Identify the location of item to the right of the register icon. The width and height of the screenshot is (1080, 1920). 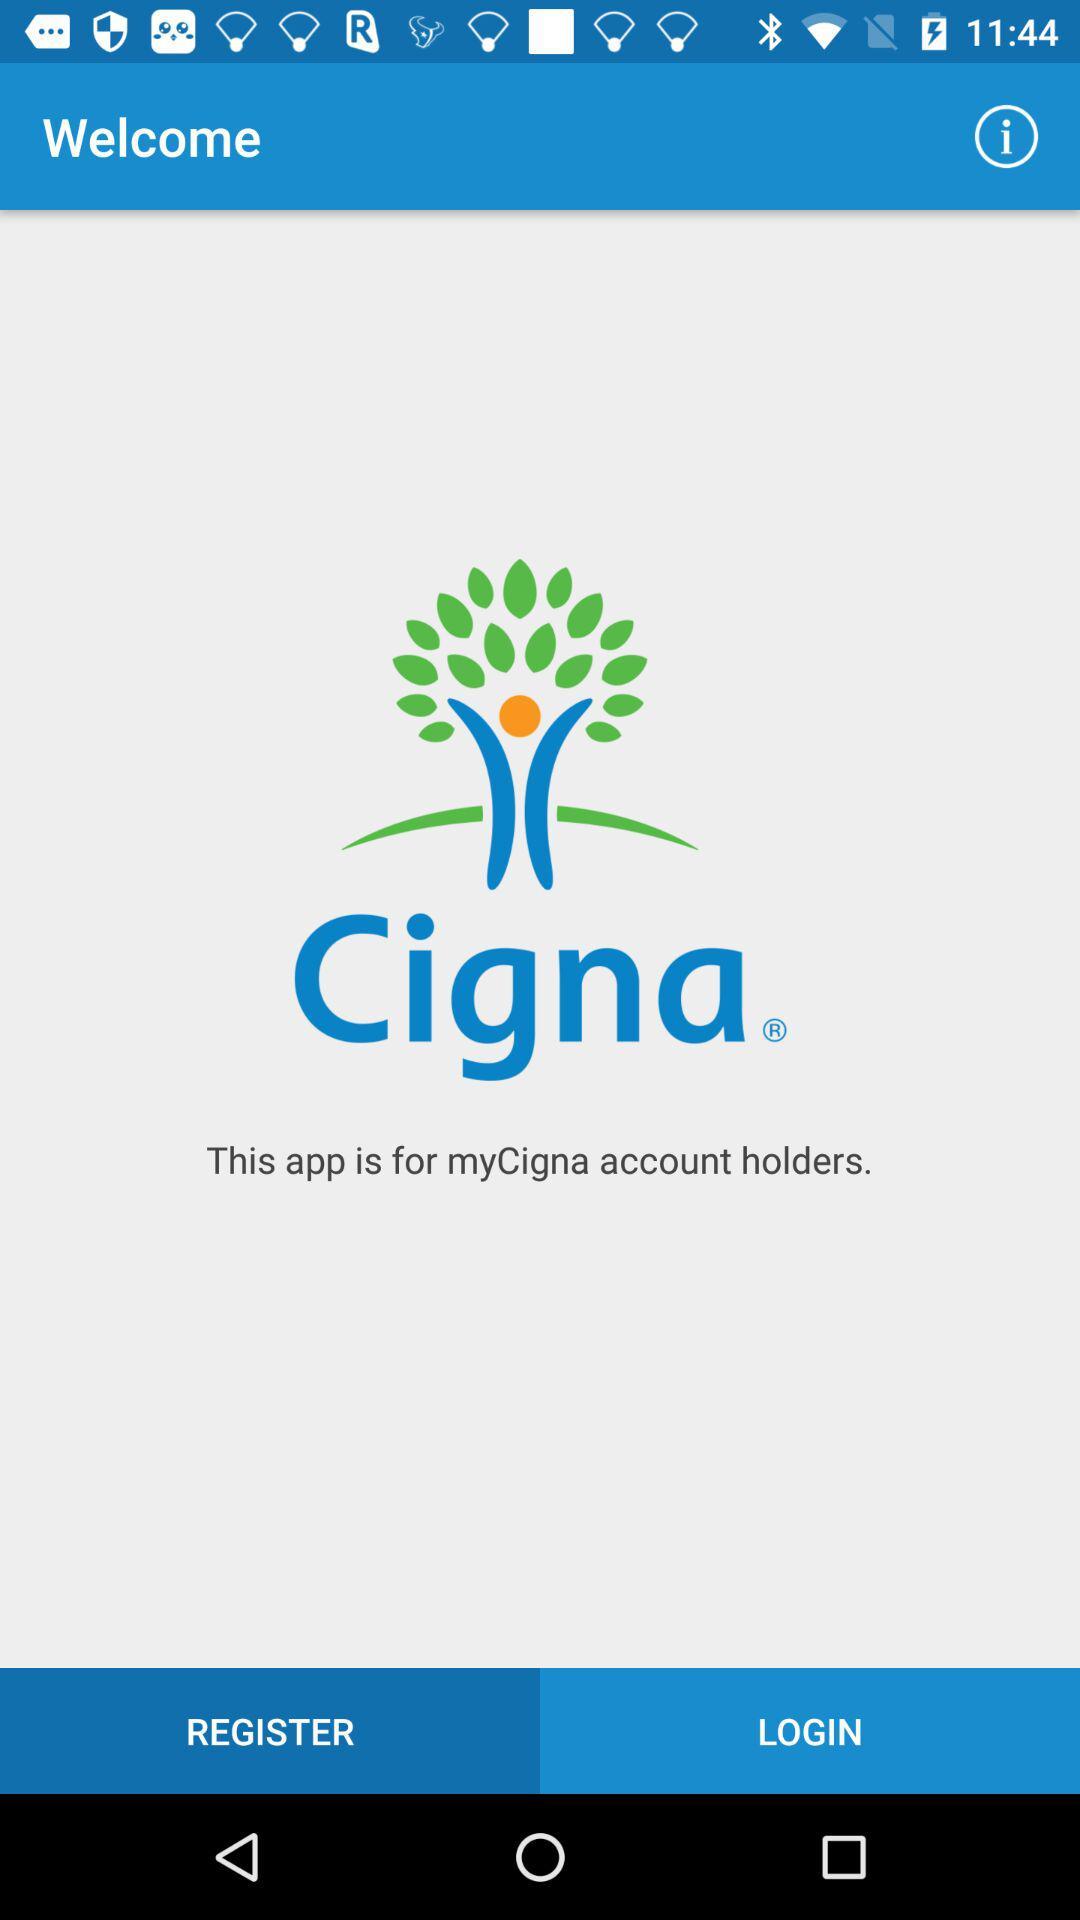
(810, 1730).